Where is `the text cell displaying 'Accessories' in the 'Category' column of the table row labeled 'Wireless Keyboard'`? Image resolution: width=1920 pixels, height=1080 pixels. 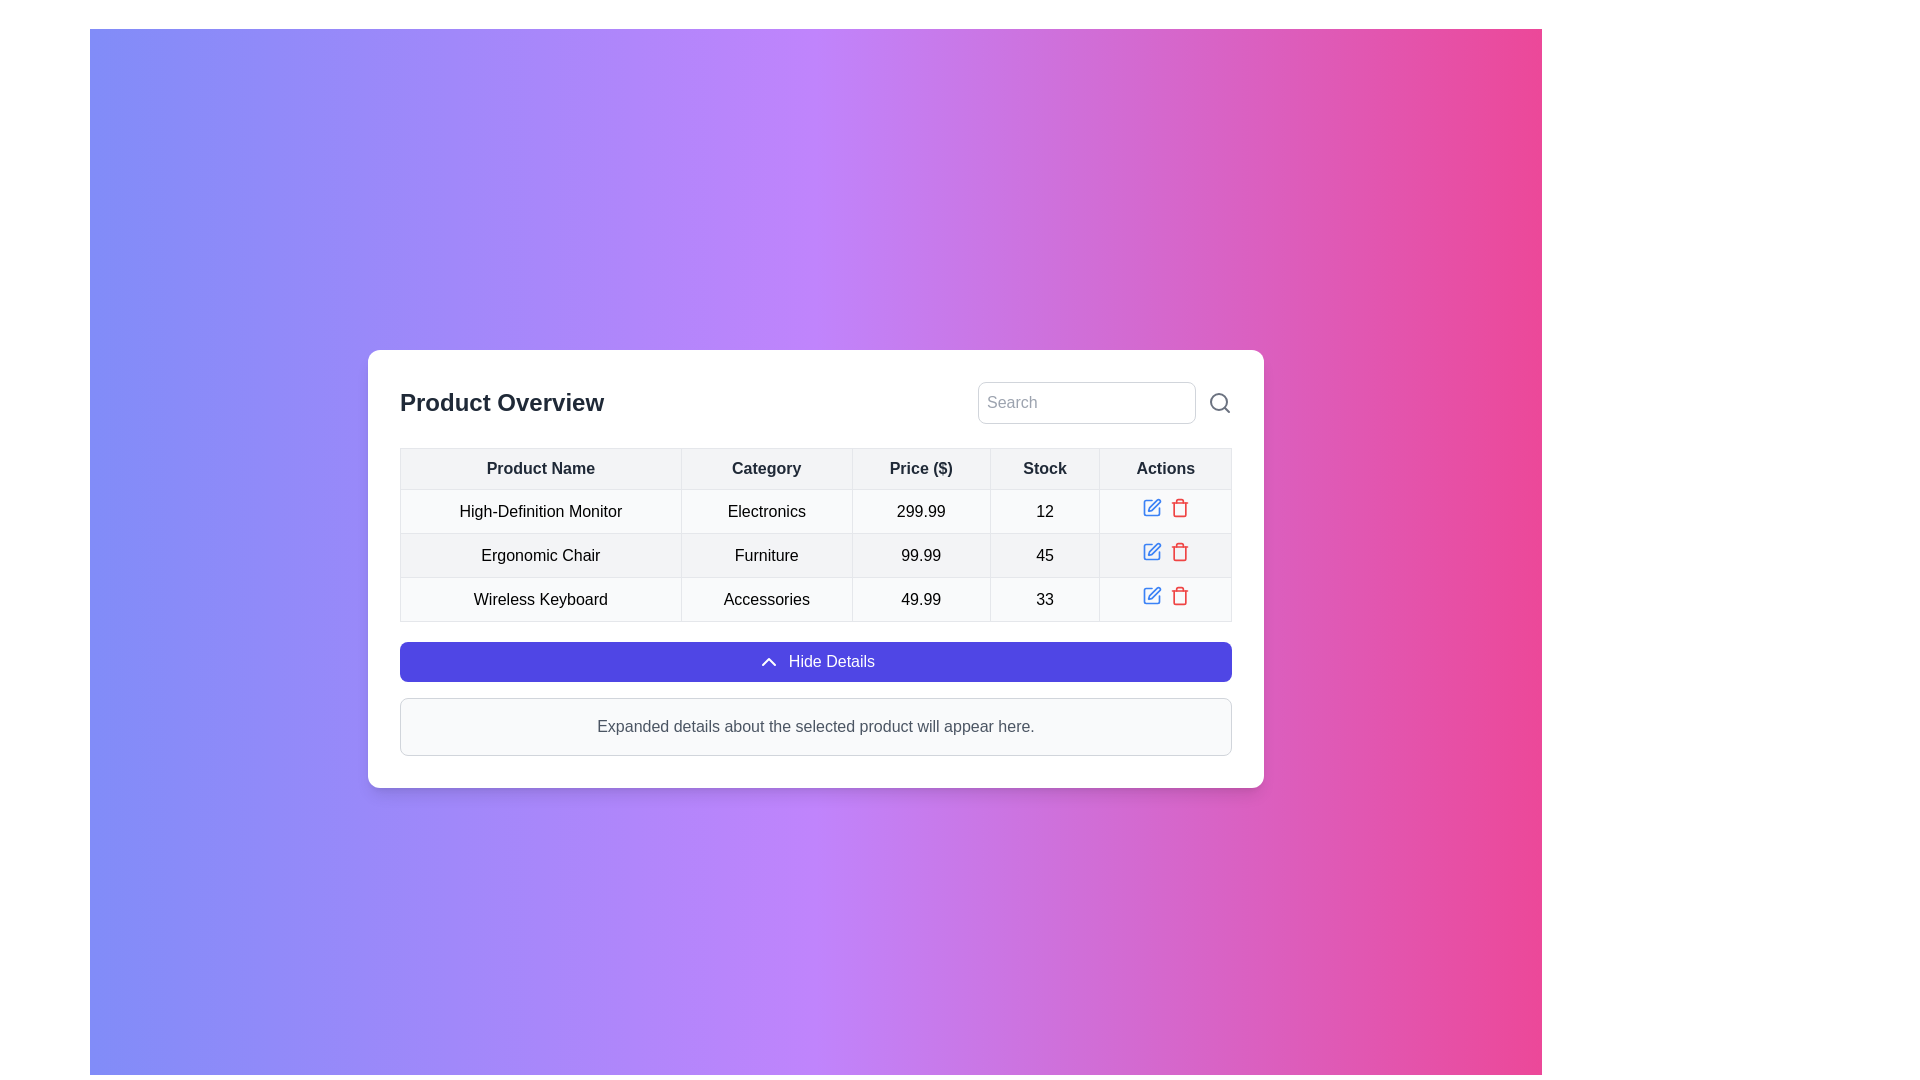 the text cell displaying 'Accessories' in the 'Category' column of the table row labeled 'Wireless Keyboard' is located at coordinates (765, 598).